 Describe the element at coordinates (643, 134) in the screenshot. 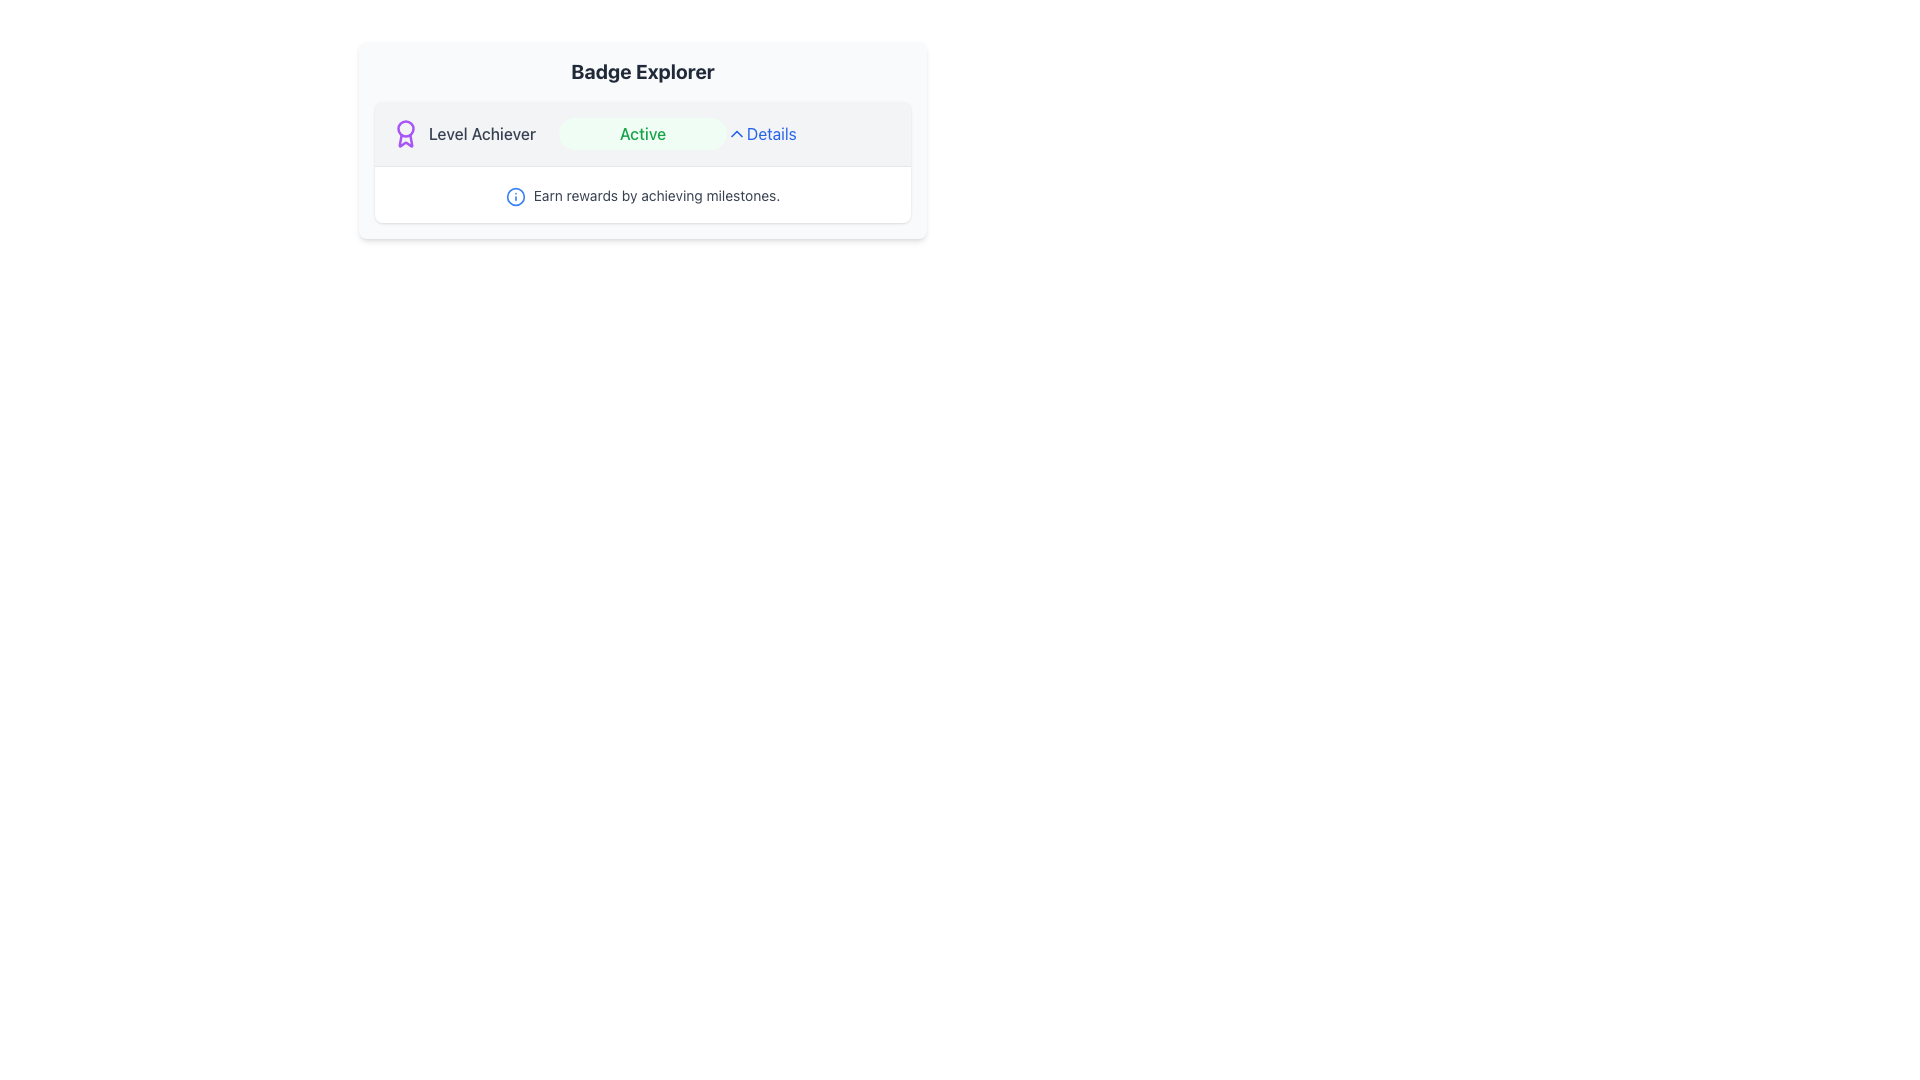

I see `the Informational Section containing the purple award icon, green active badge, and blue details text` at that location.